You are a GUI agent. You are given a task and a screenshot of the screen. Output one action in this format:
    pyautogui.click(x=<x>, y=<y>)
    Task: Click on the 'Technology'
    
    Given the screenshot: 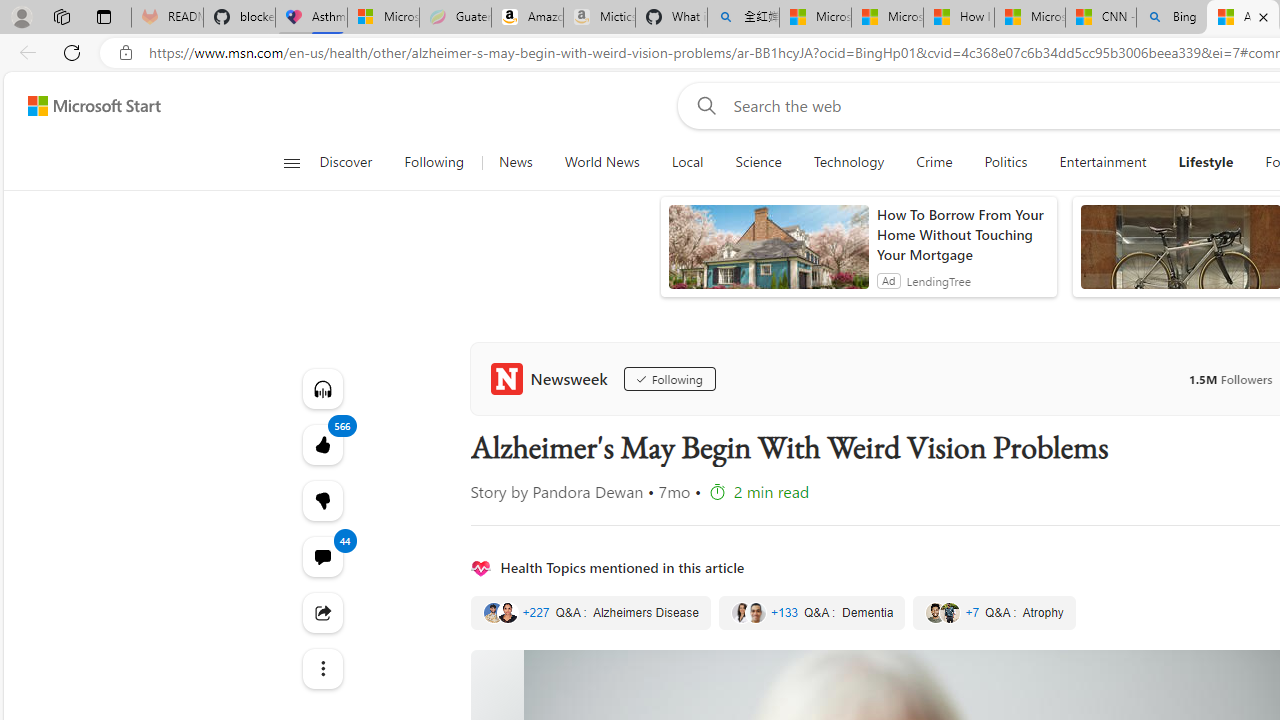 What is the action you would take?
    pyautogui.click(x=848, y=162)
    